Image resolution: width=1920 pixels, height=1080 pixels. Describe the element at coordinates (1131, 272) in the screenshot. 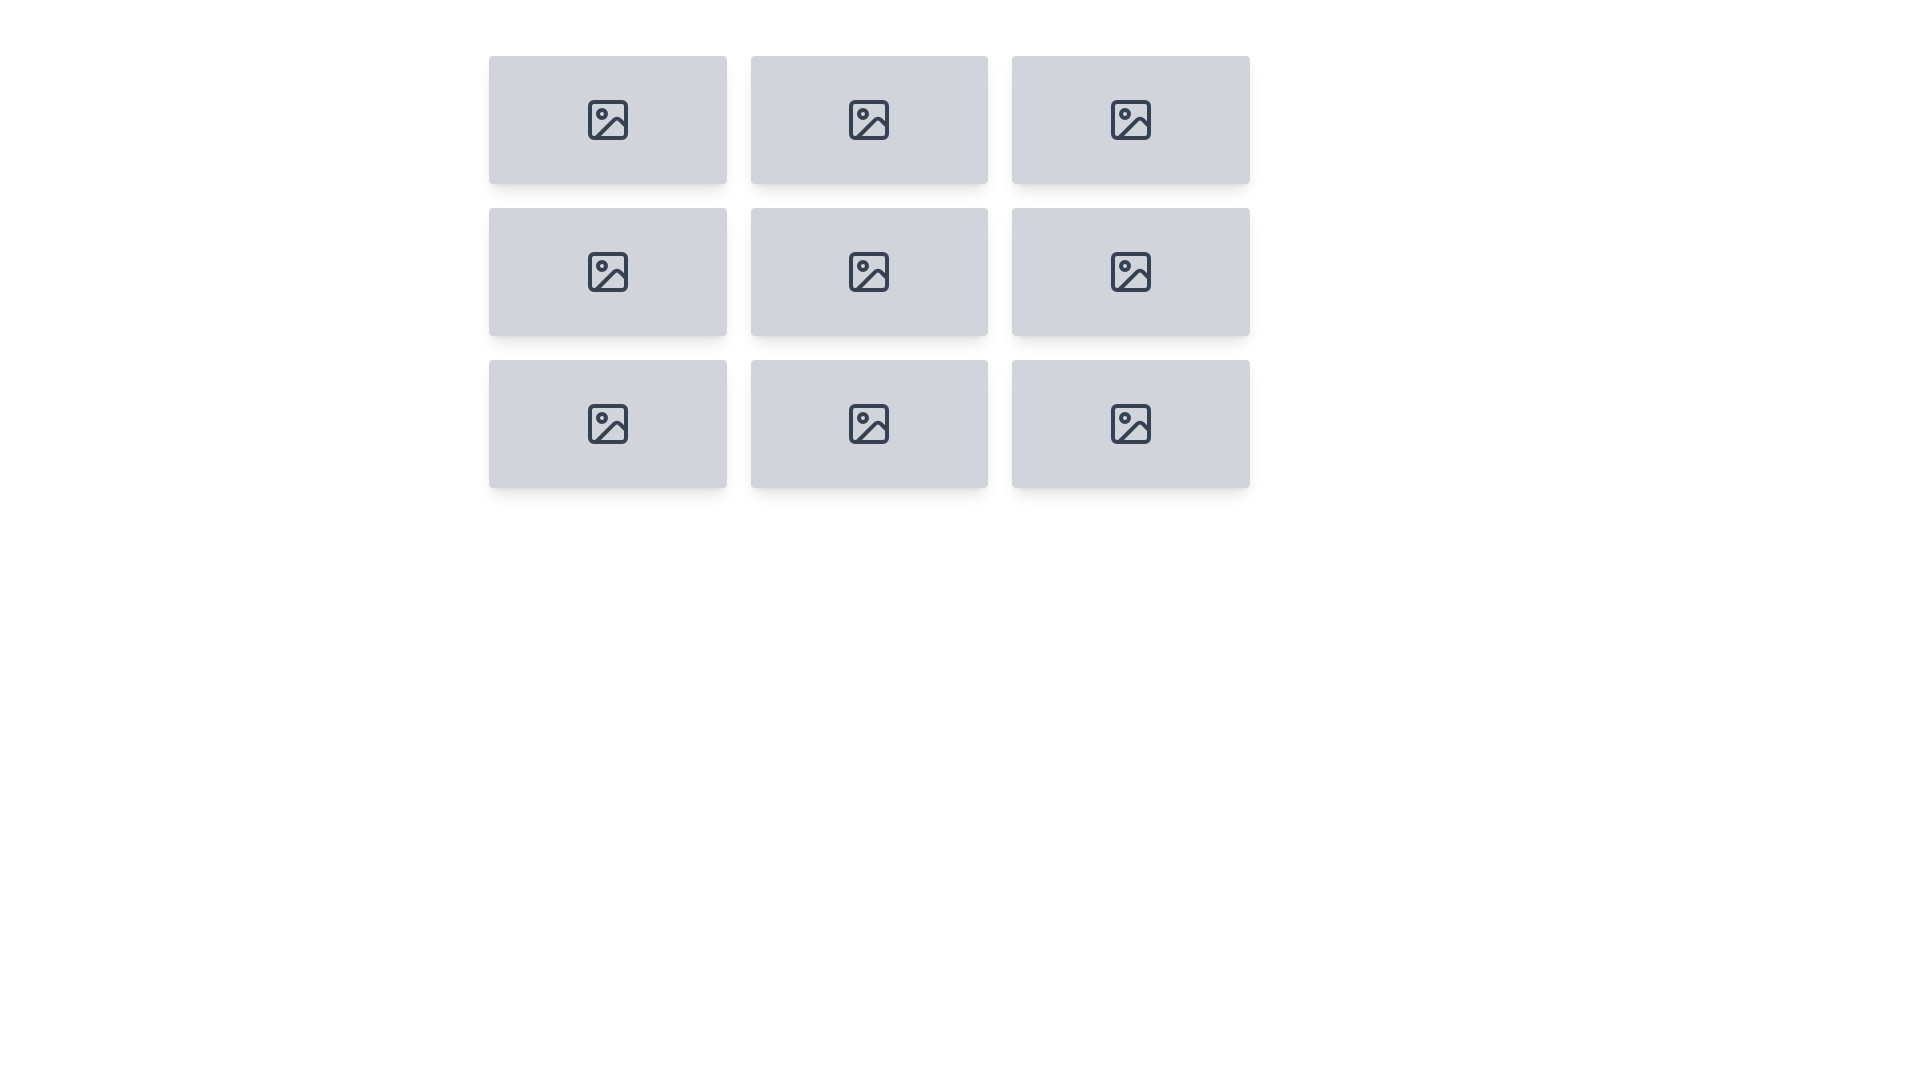

I see `the rectangular Card or content block with a light gray background that contains a centered icon resembling a stylized image glyph, located in the second row and third column of the grid layout` at that location.